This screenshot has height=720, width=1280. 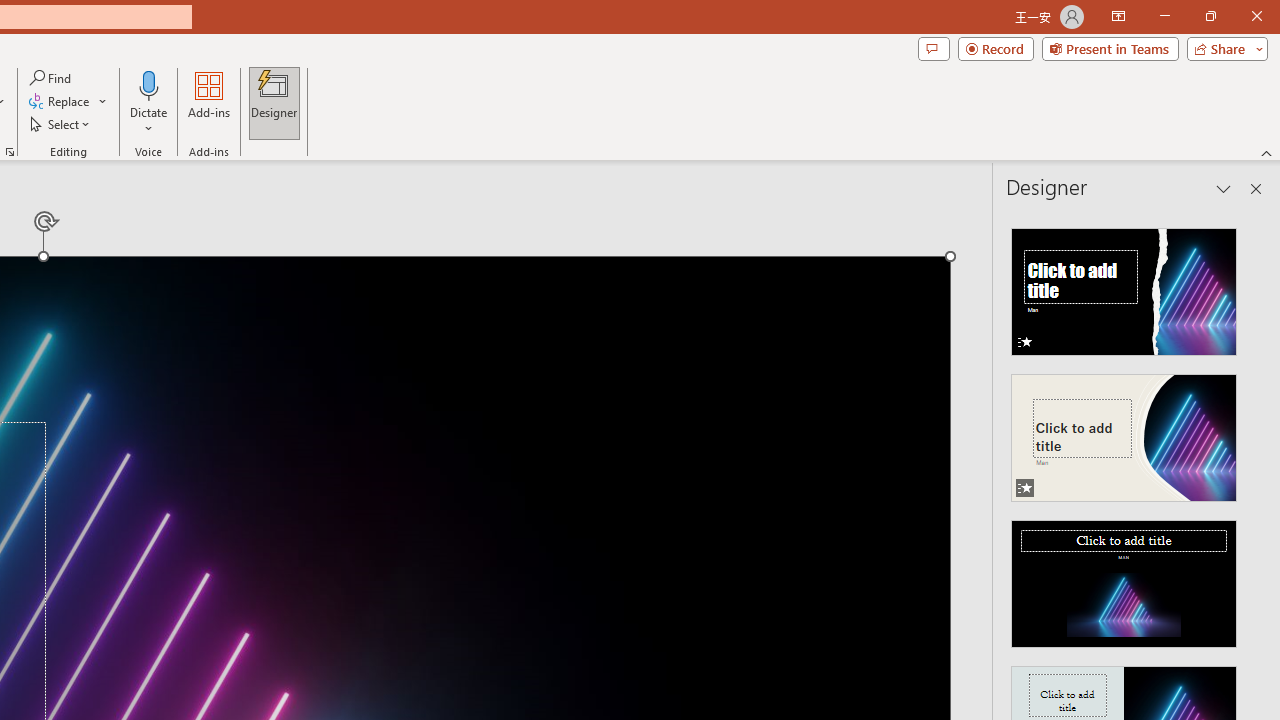 What do you see at coordinates (1255, 189) in the screenshot?
I see `'Close pane'` at bounding box center [1255, 189].